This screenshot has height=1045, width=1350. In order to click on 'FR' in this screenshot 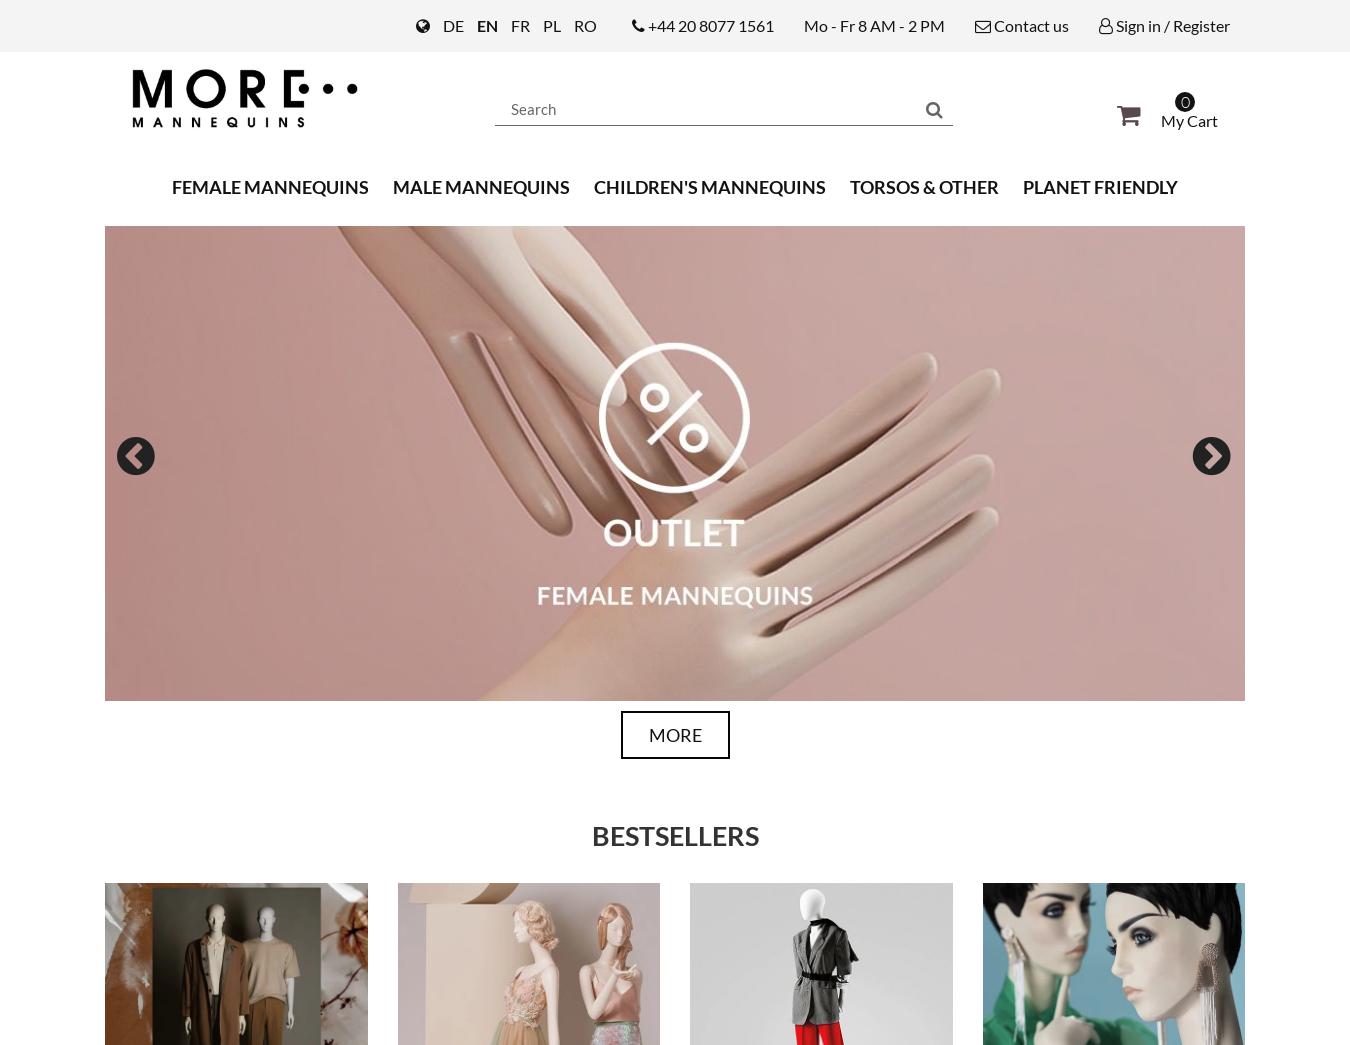, I will do `click(509, 24)`.